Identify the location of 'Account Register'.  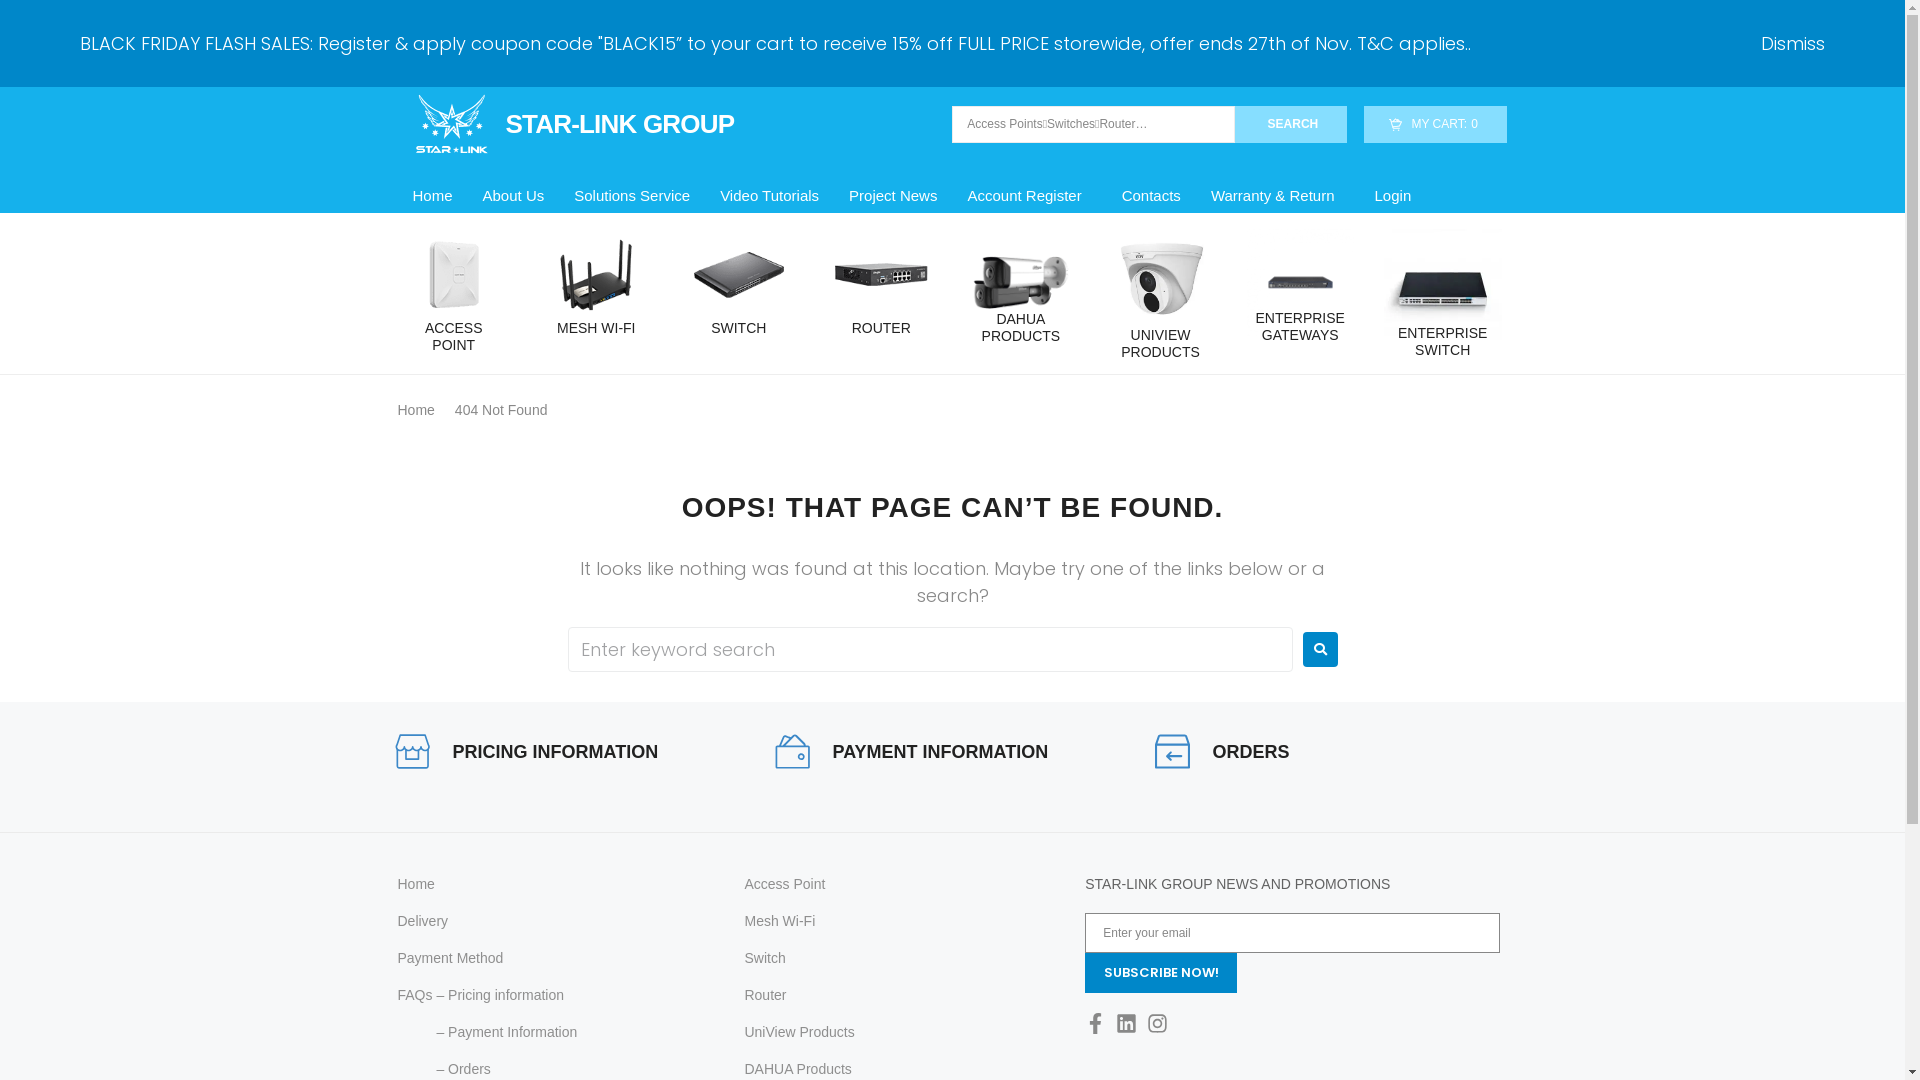
(1028, 196).